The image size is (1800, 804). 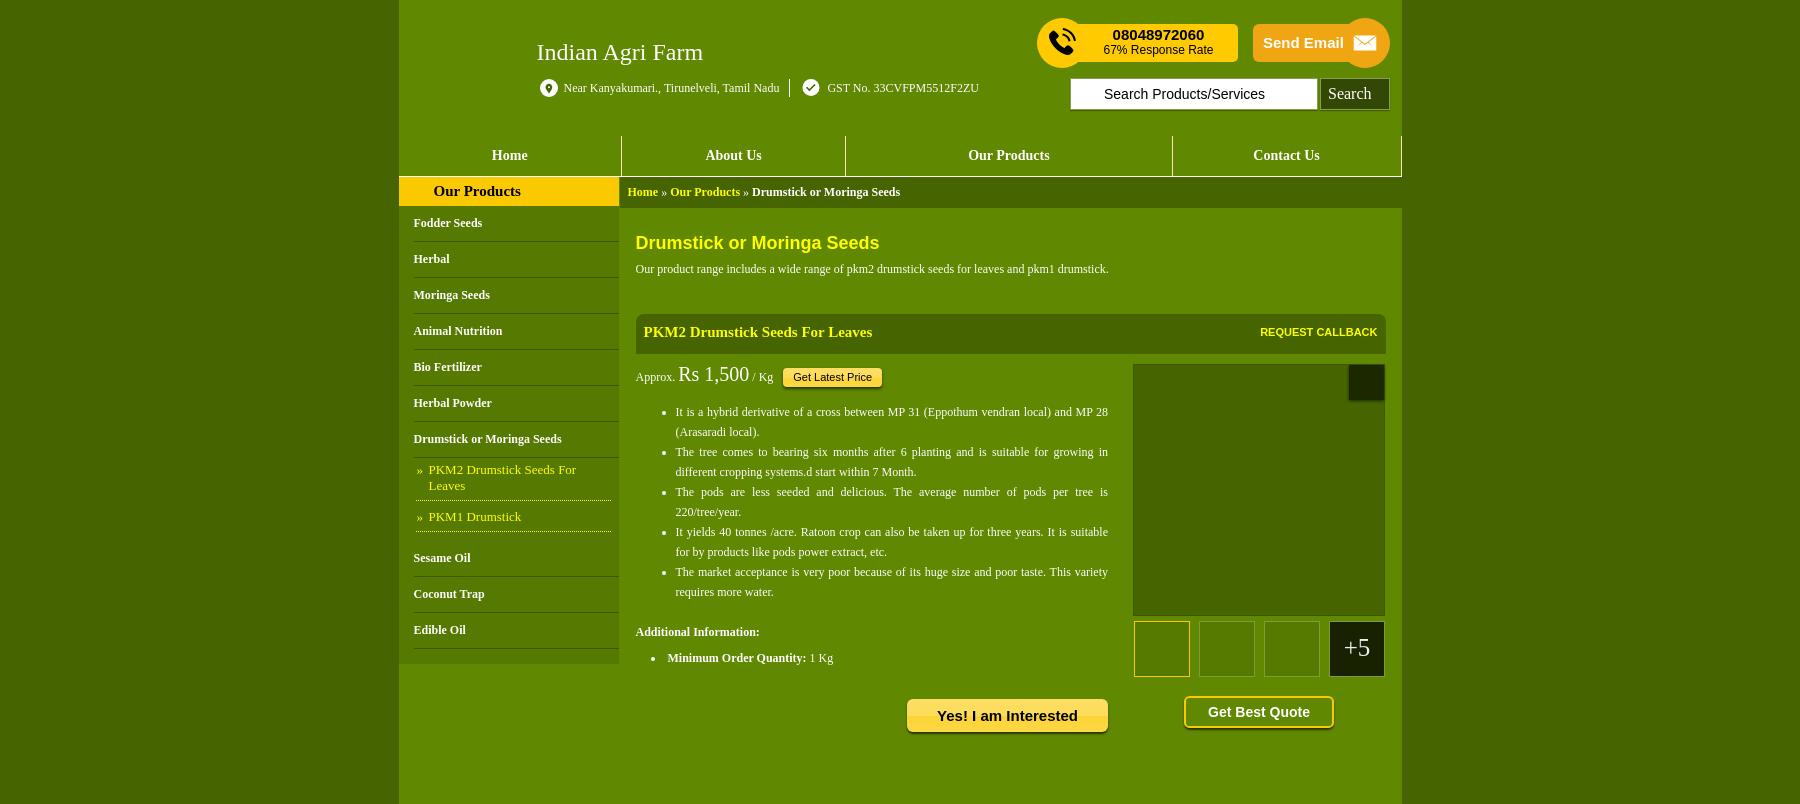 I want to click on '1 Kg', so click(x=808, y=656).